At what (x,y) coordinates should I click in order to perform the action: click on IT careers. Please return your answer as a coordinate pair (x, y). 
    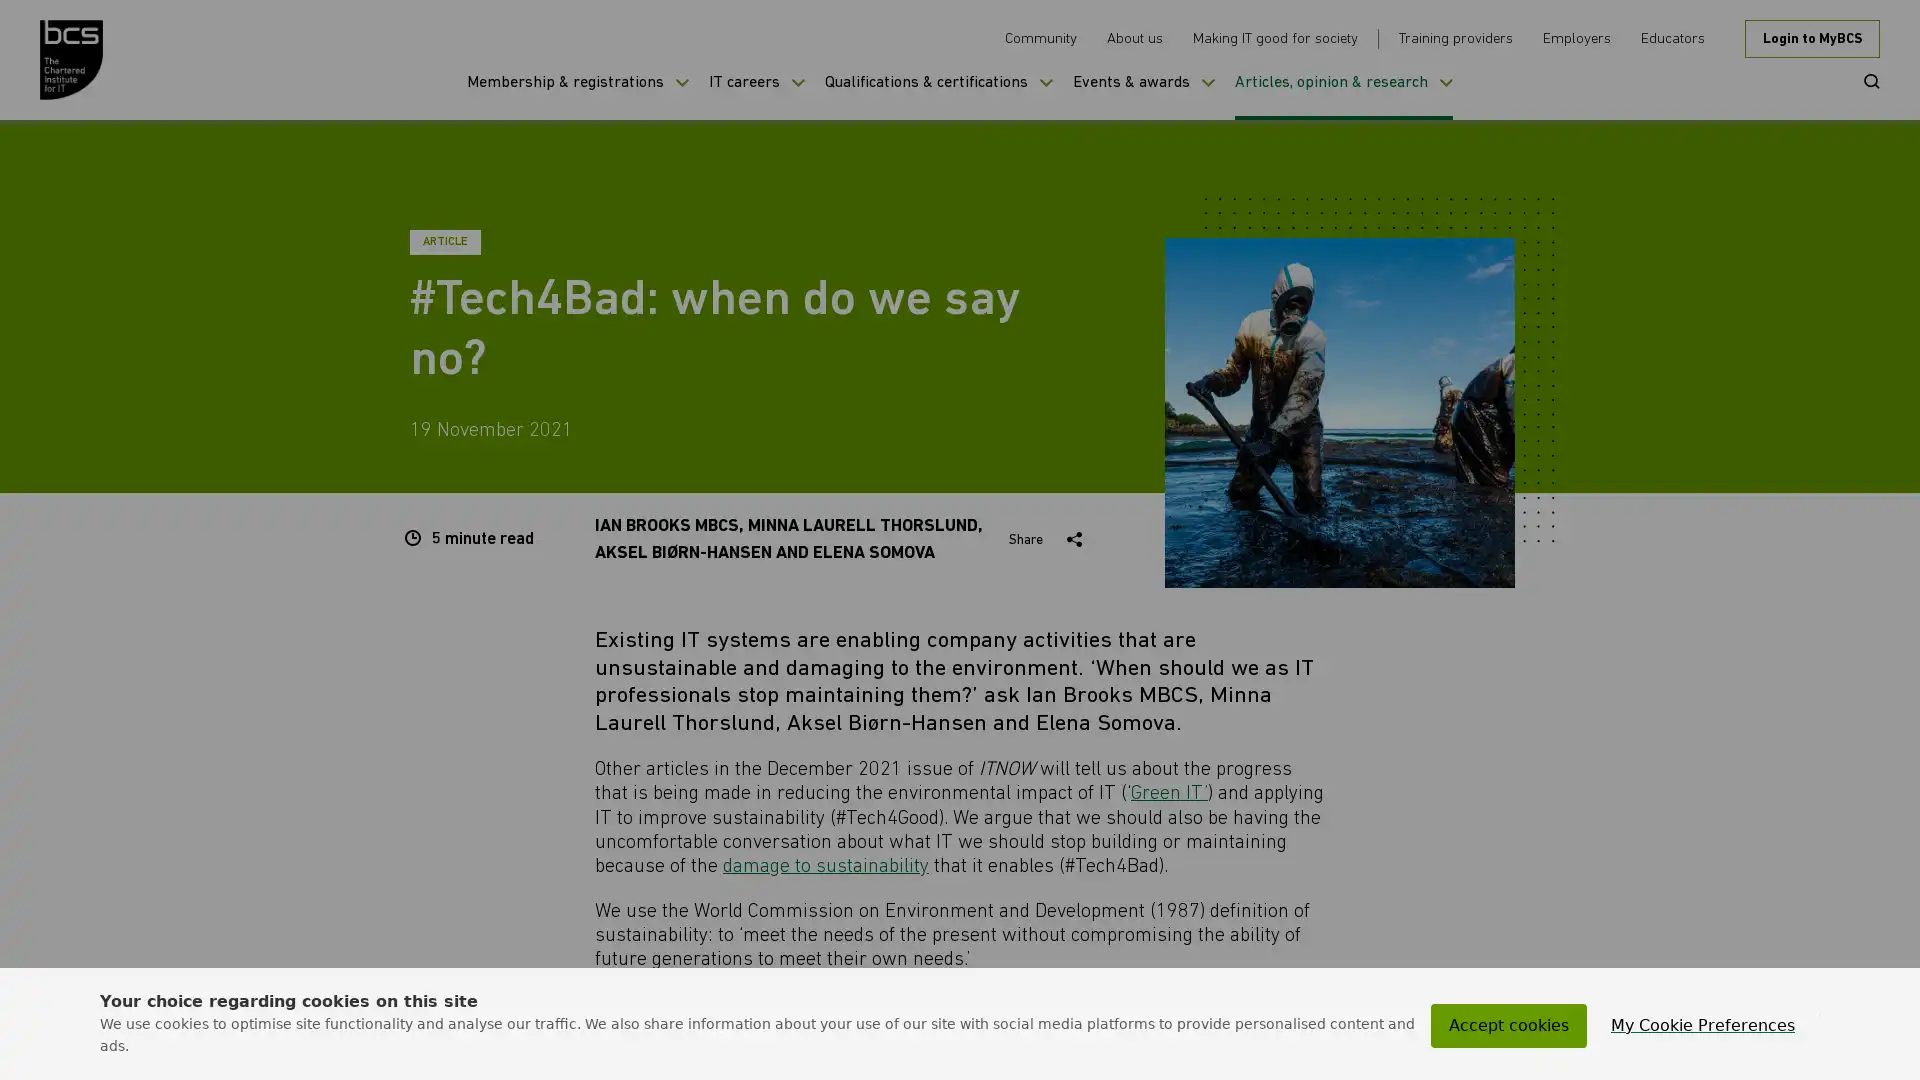
    Looking at the image, I should click on (756, 96).